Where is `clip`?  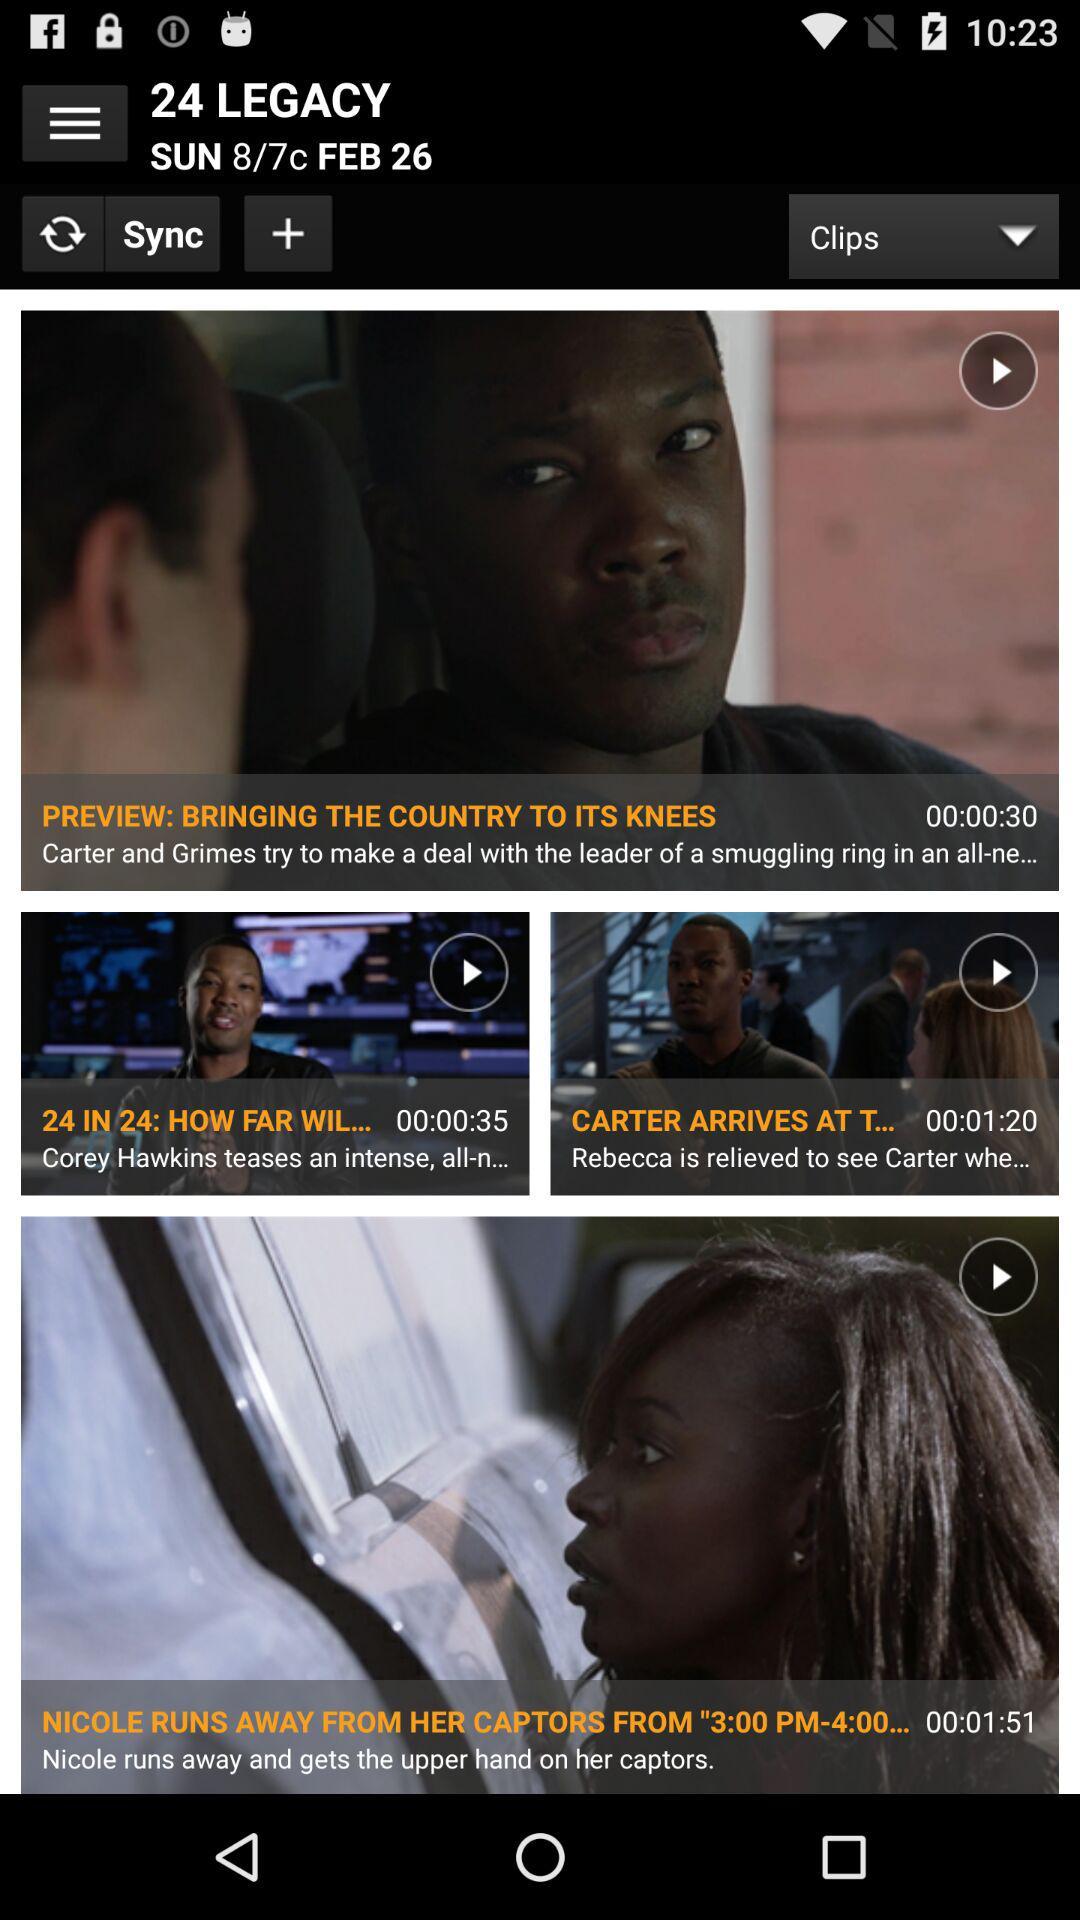
clip is located at coordinates (289, 233).